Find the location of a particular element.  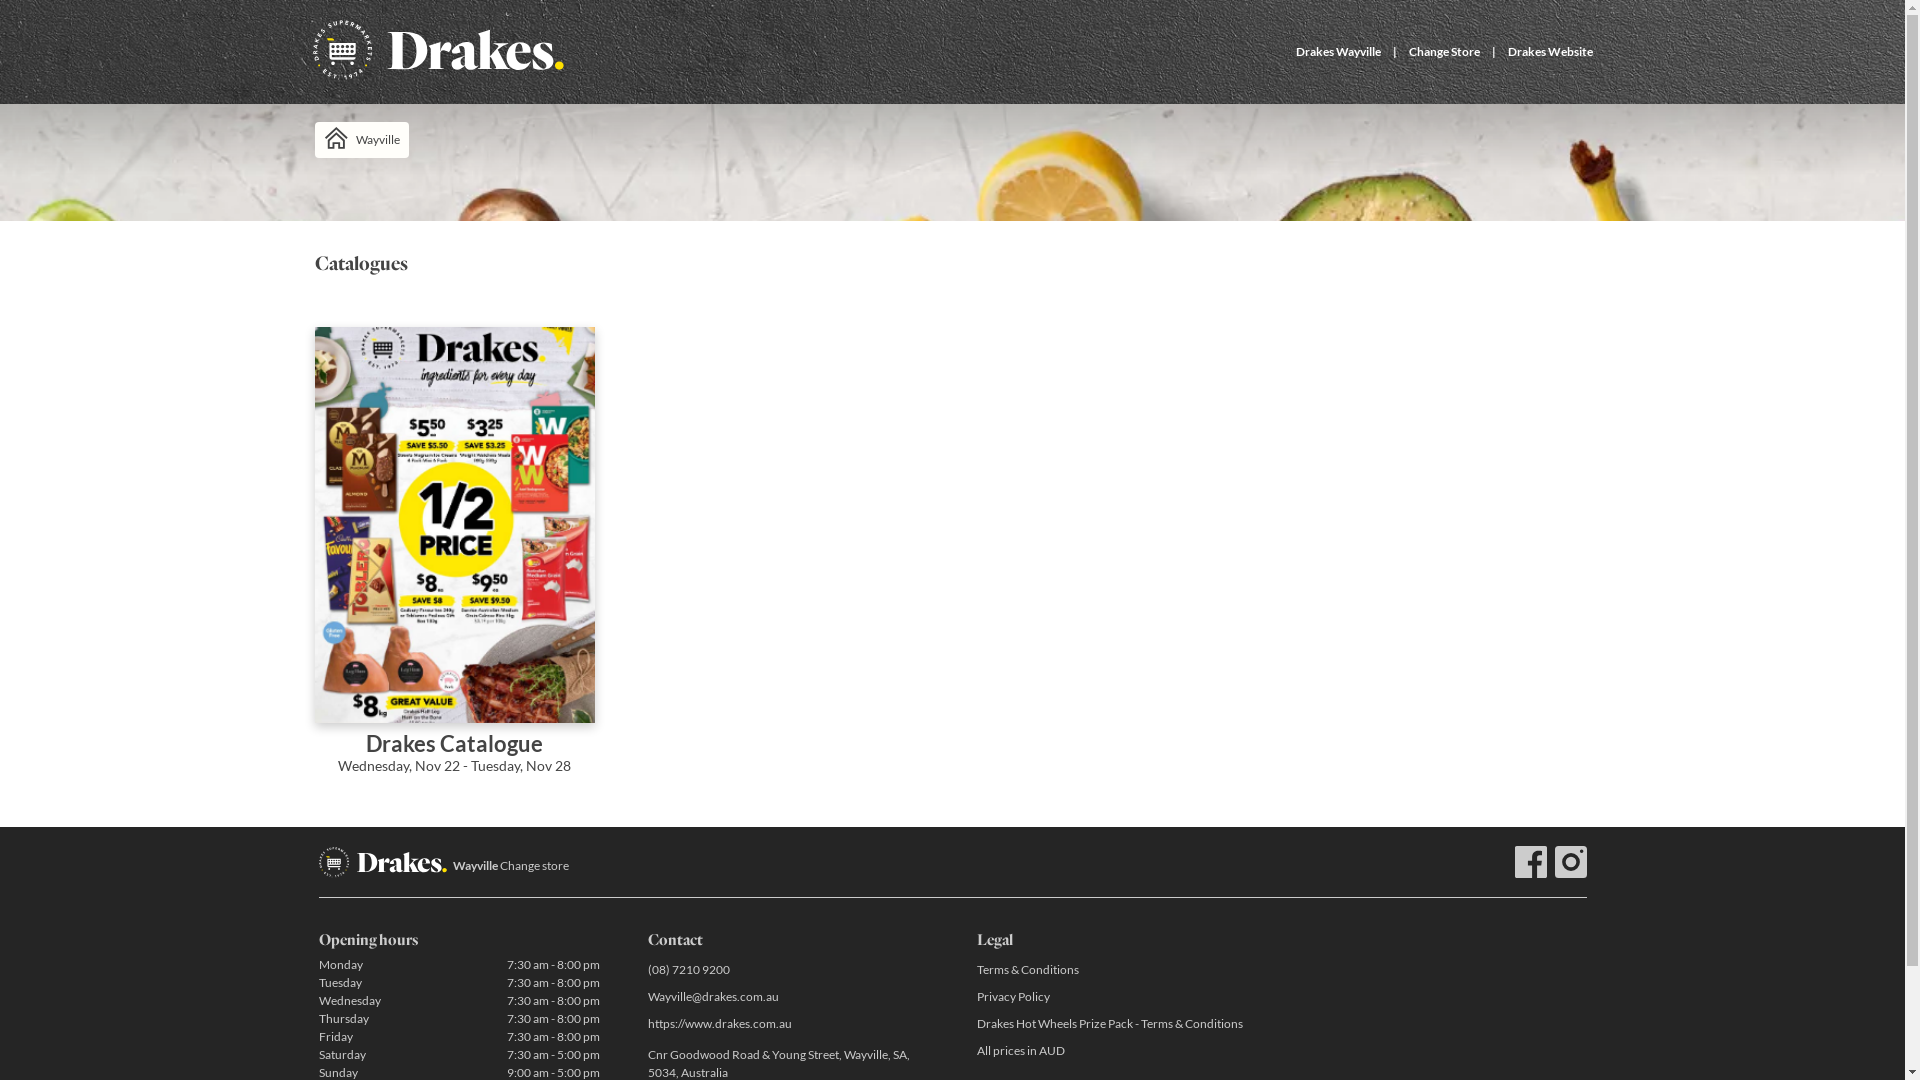

'Drakes Hot Wheels Prize Pack - Terms & Conditions' is located at coordinates (975, 1023).